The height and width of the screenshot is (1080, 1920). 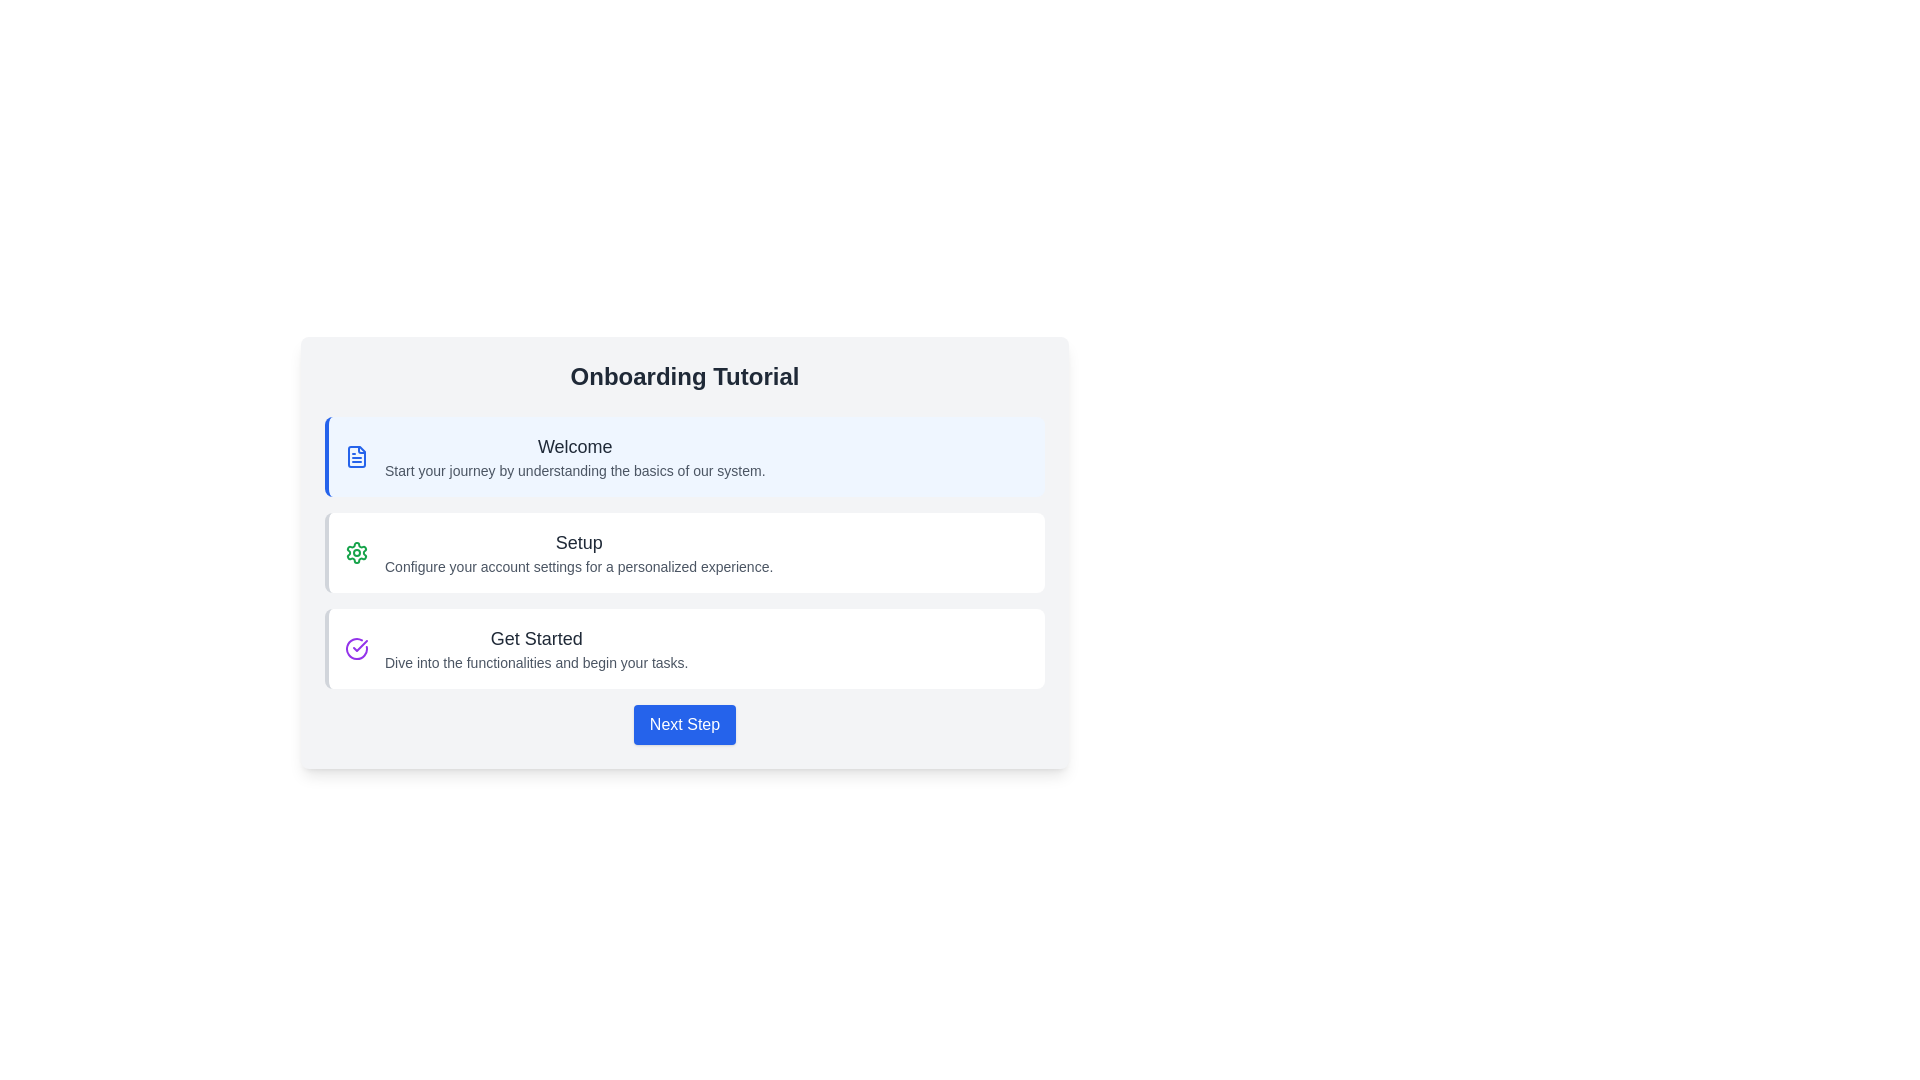 What do you see at coordinates (574, 470) in the screenshot?
I see `the introductory text element located in the 'Welcome' section, which provides guidance to the user about the current section` at bounding box center [574, 470].